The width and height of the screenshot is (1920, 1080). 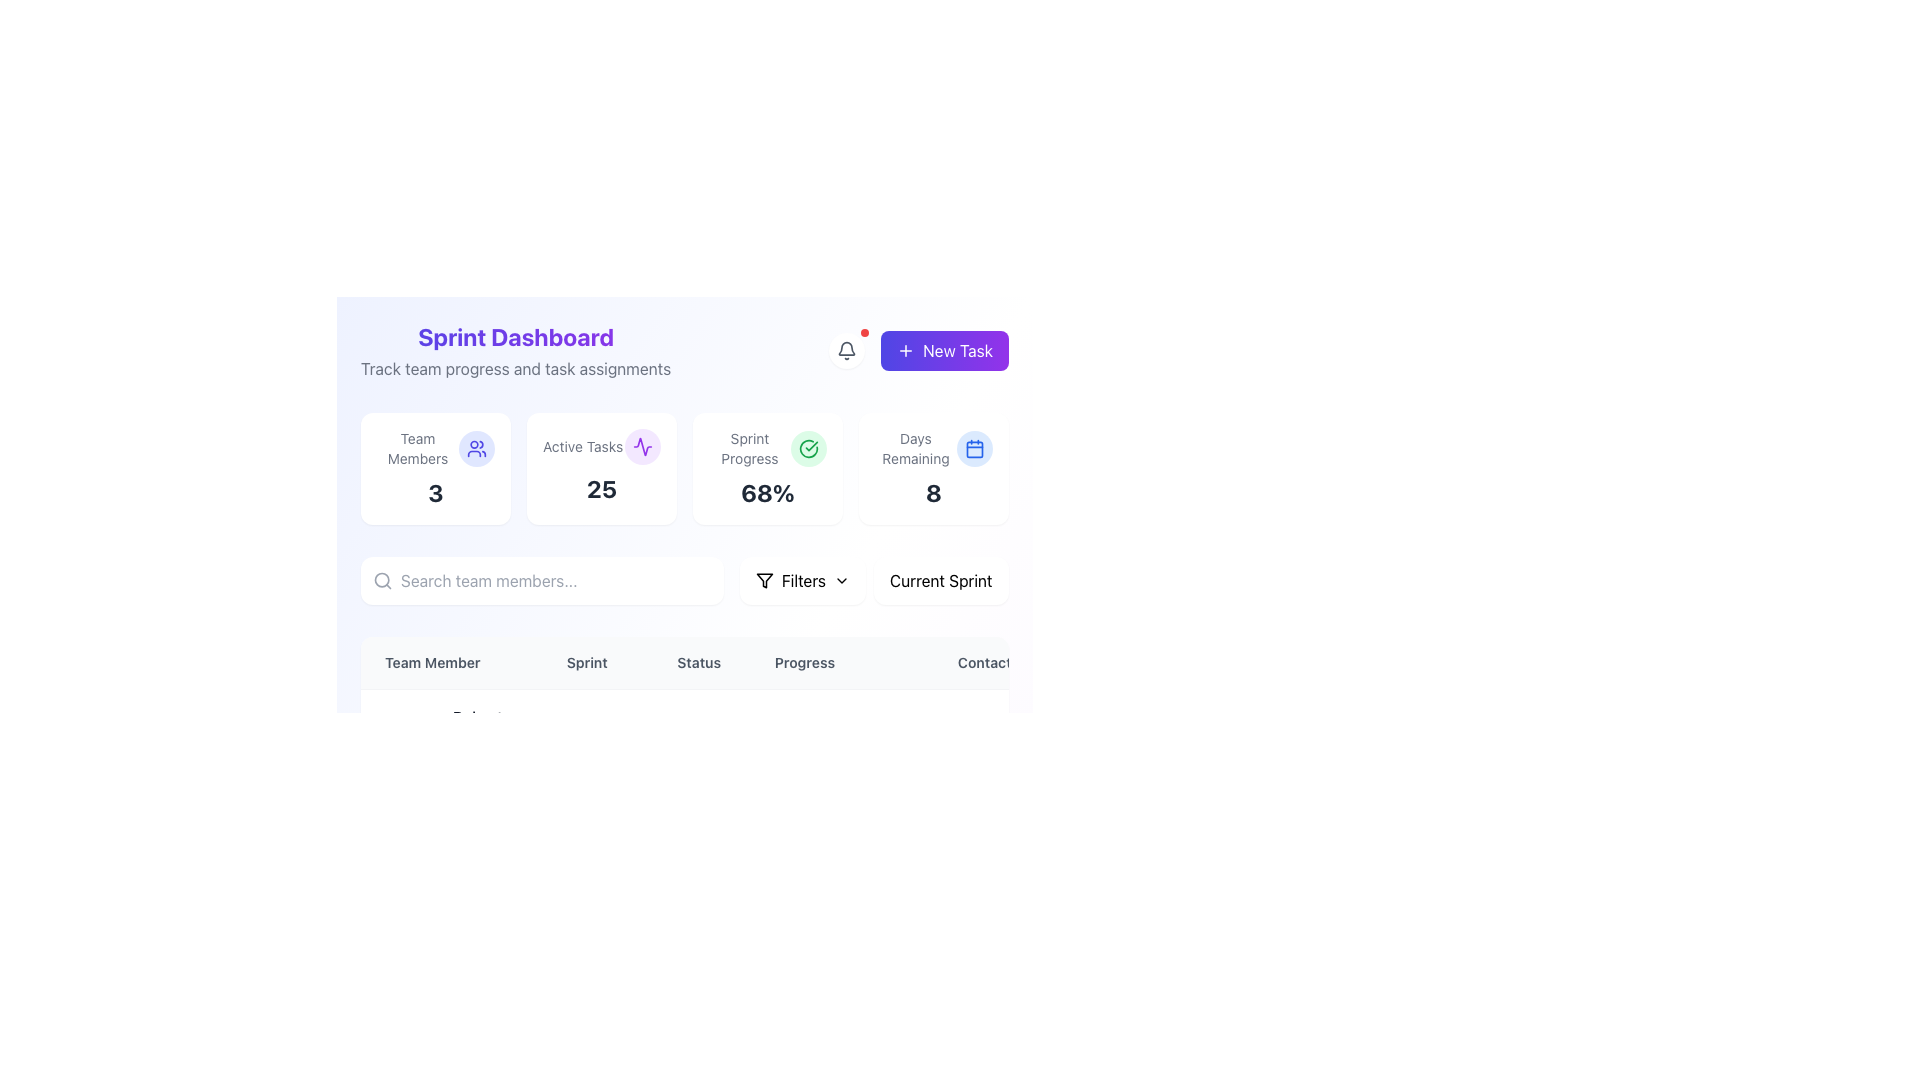 I want to click on the small circular gray indicator with a white border located at the bottom-right corner of the avatar-like element containing a purple gradient and the letter 'H', so click(x=421, y=998).